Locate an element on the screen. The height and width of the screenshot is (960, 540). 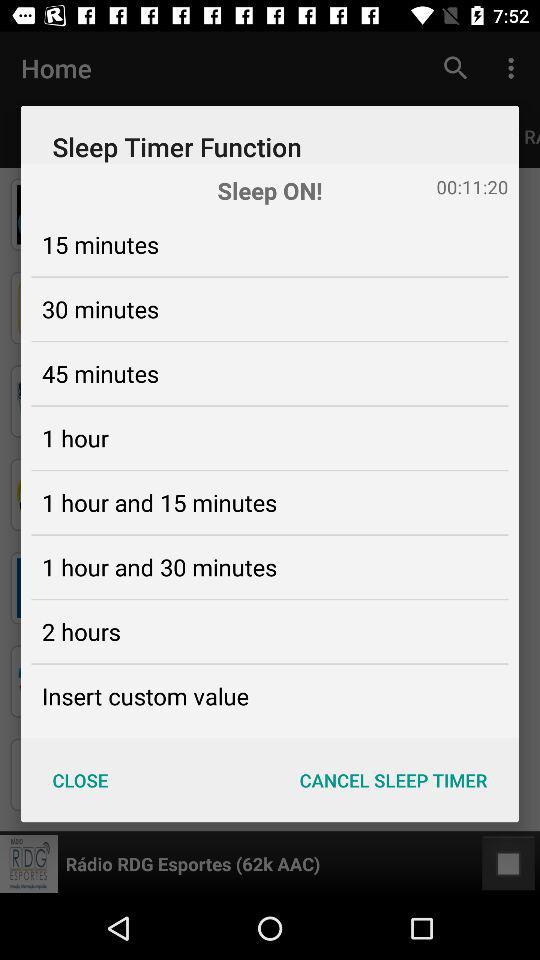
item above the insert custom value icon is located at coordinates (80, 630).